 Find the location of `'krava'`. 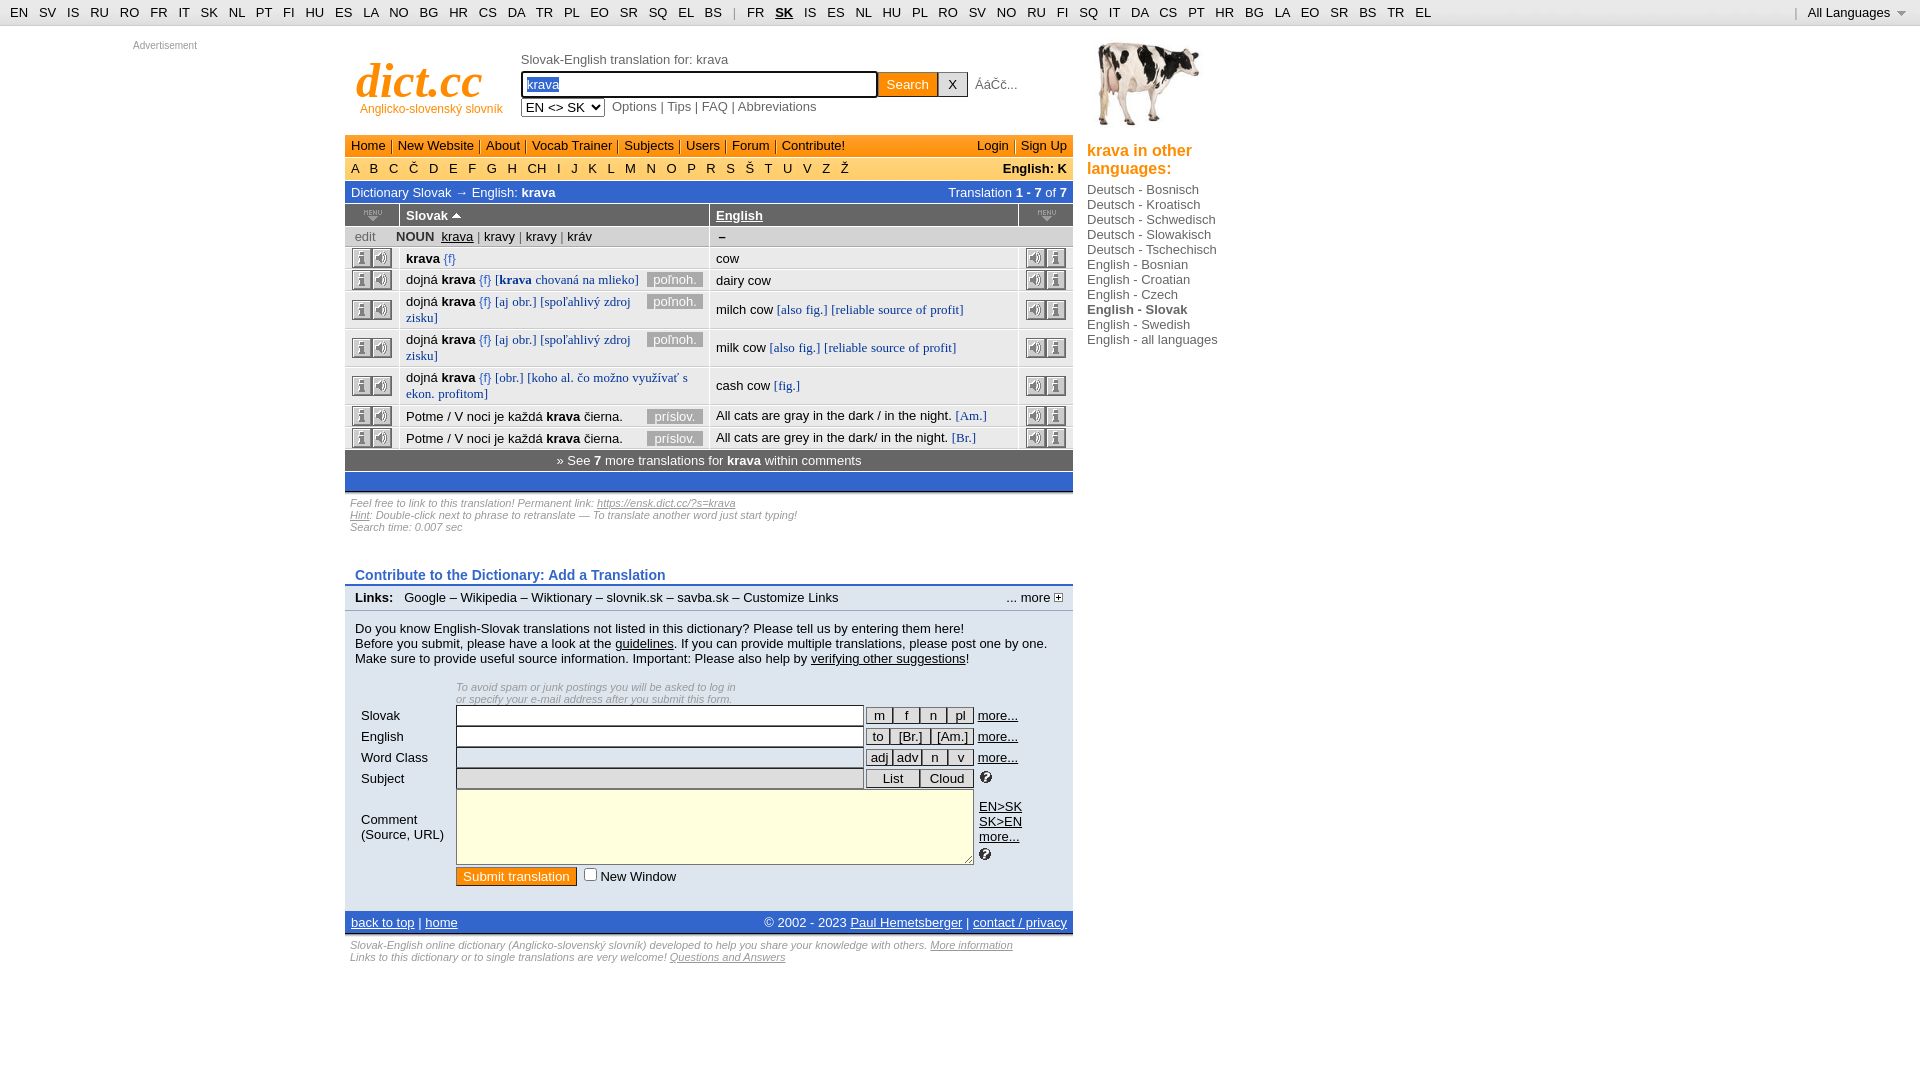

'krava' is located at coordinates (456, 279).